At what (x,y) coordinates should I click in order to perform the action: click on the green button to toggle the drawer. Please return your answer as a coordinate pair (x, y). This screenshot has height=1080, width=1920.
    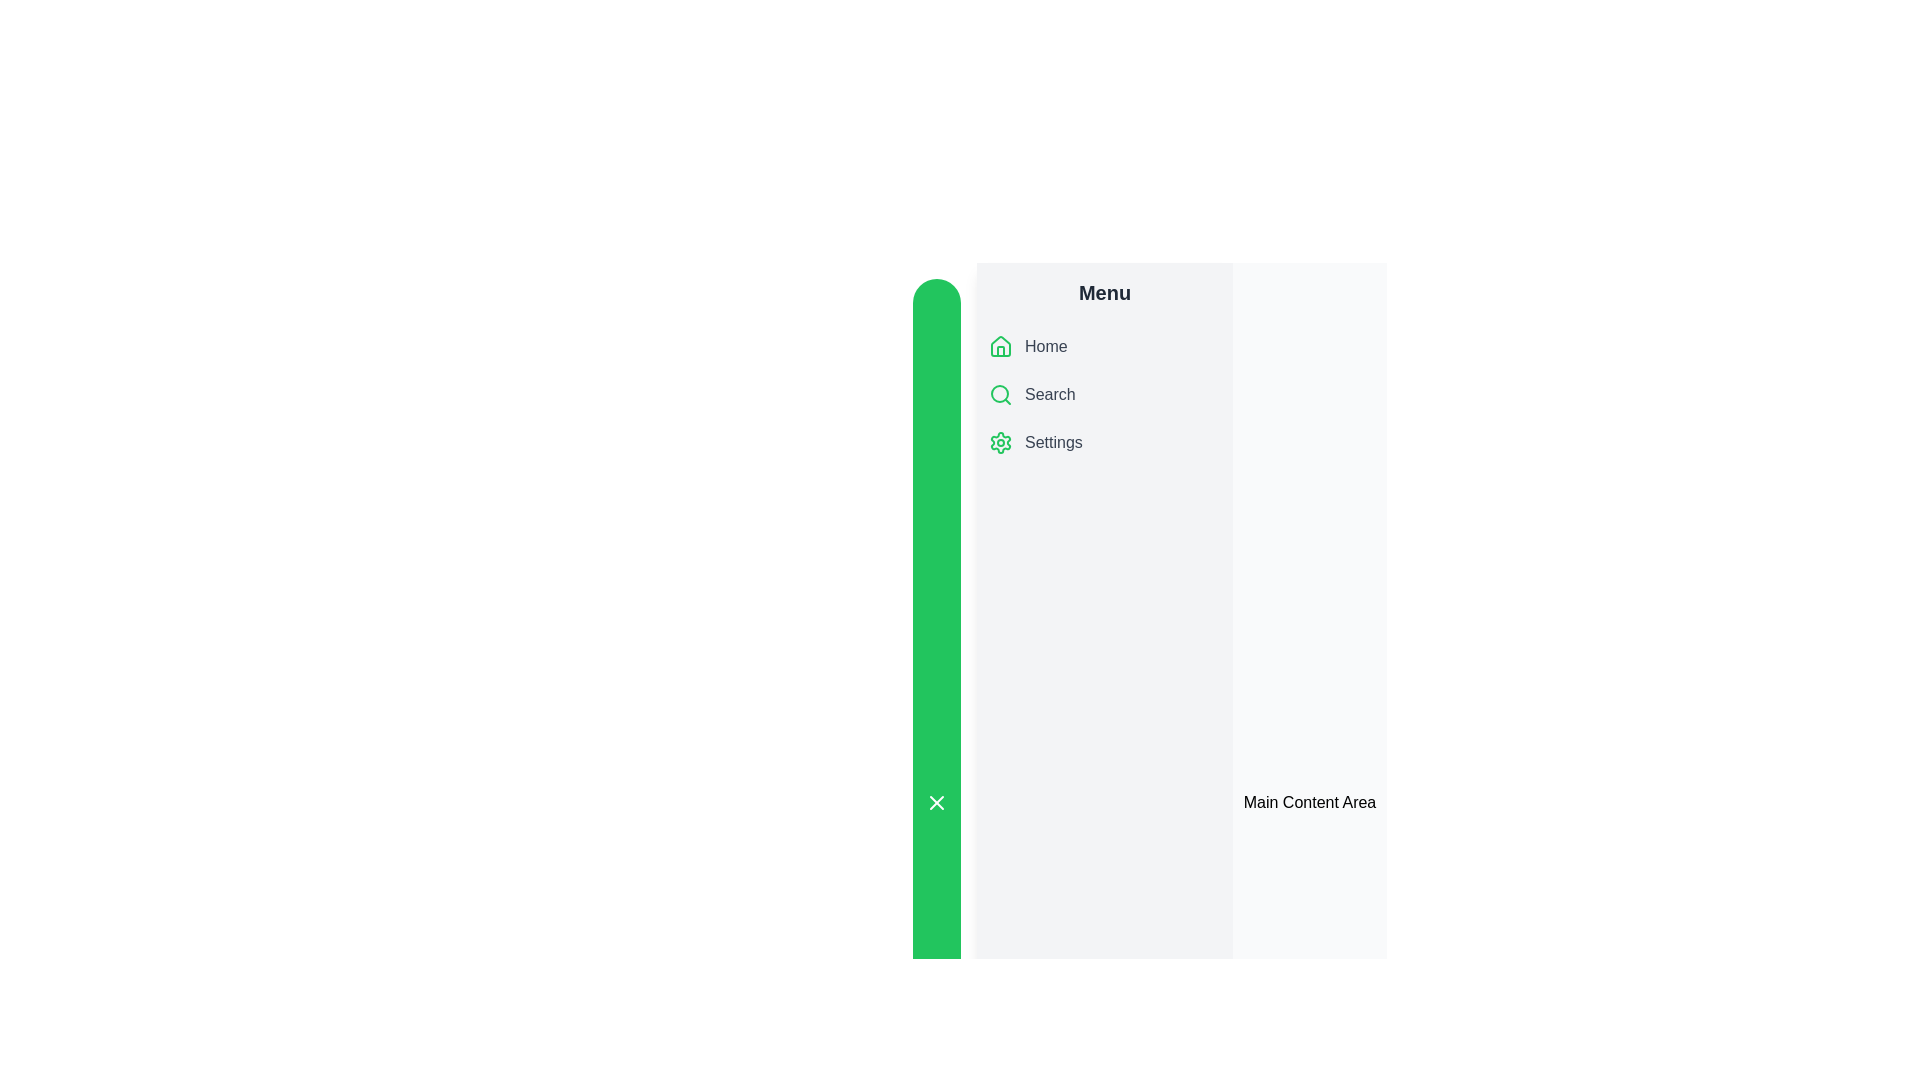
    Looking at the image, I should click on (935, 801).